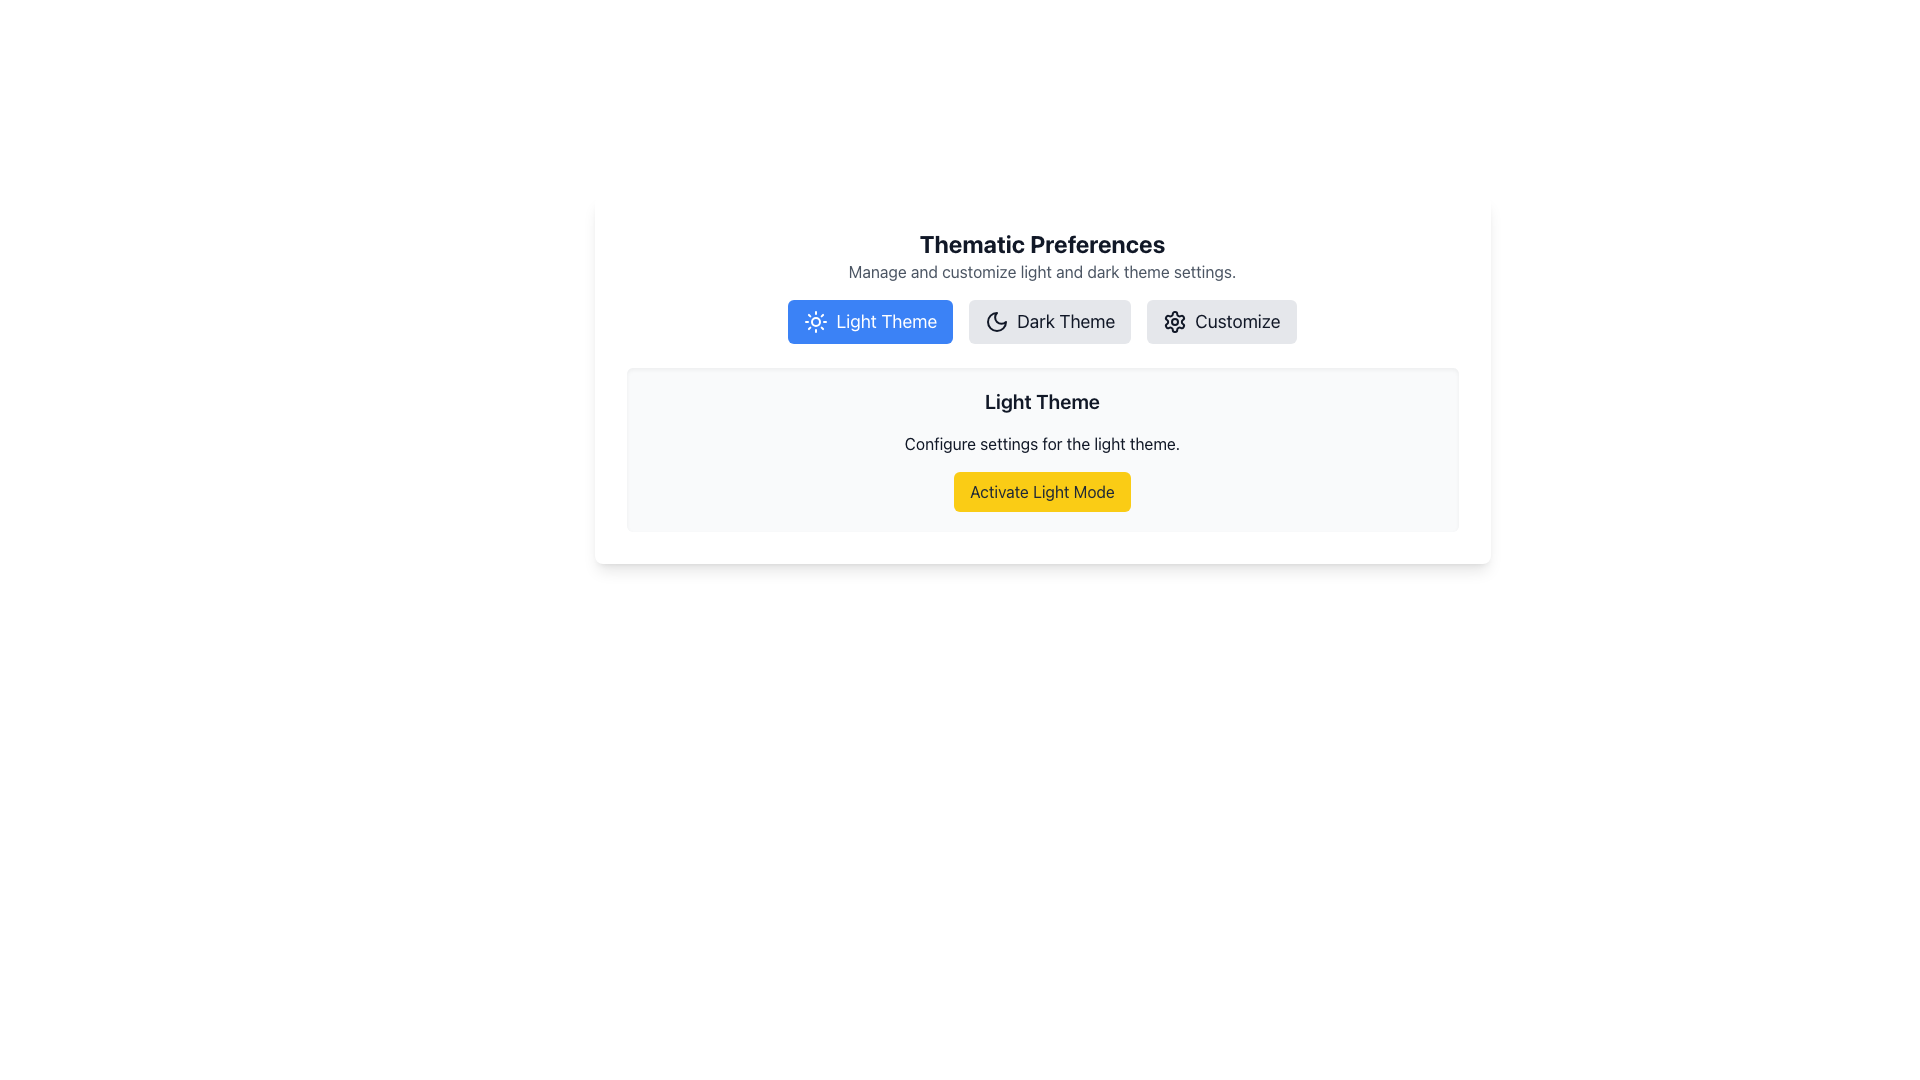 The height and width of the screenshot is (1080, 1920). What do you see at coordinates (997, 320) in the screenshot?
I see `the small moon icon with a black outline and transparent fill, located within the 'Dark Theme' button, positioned to the left of the button text` at bounding box center [997, 320].